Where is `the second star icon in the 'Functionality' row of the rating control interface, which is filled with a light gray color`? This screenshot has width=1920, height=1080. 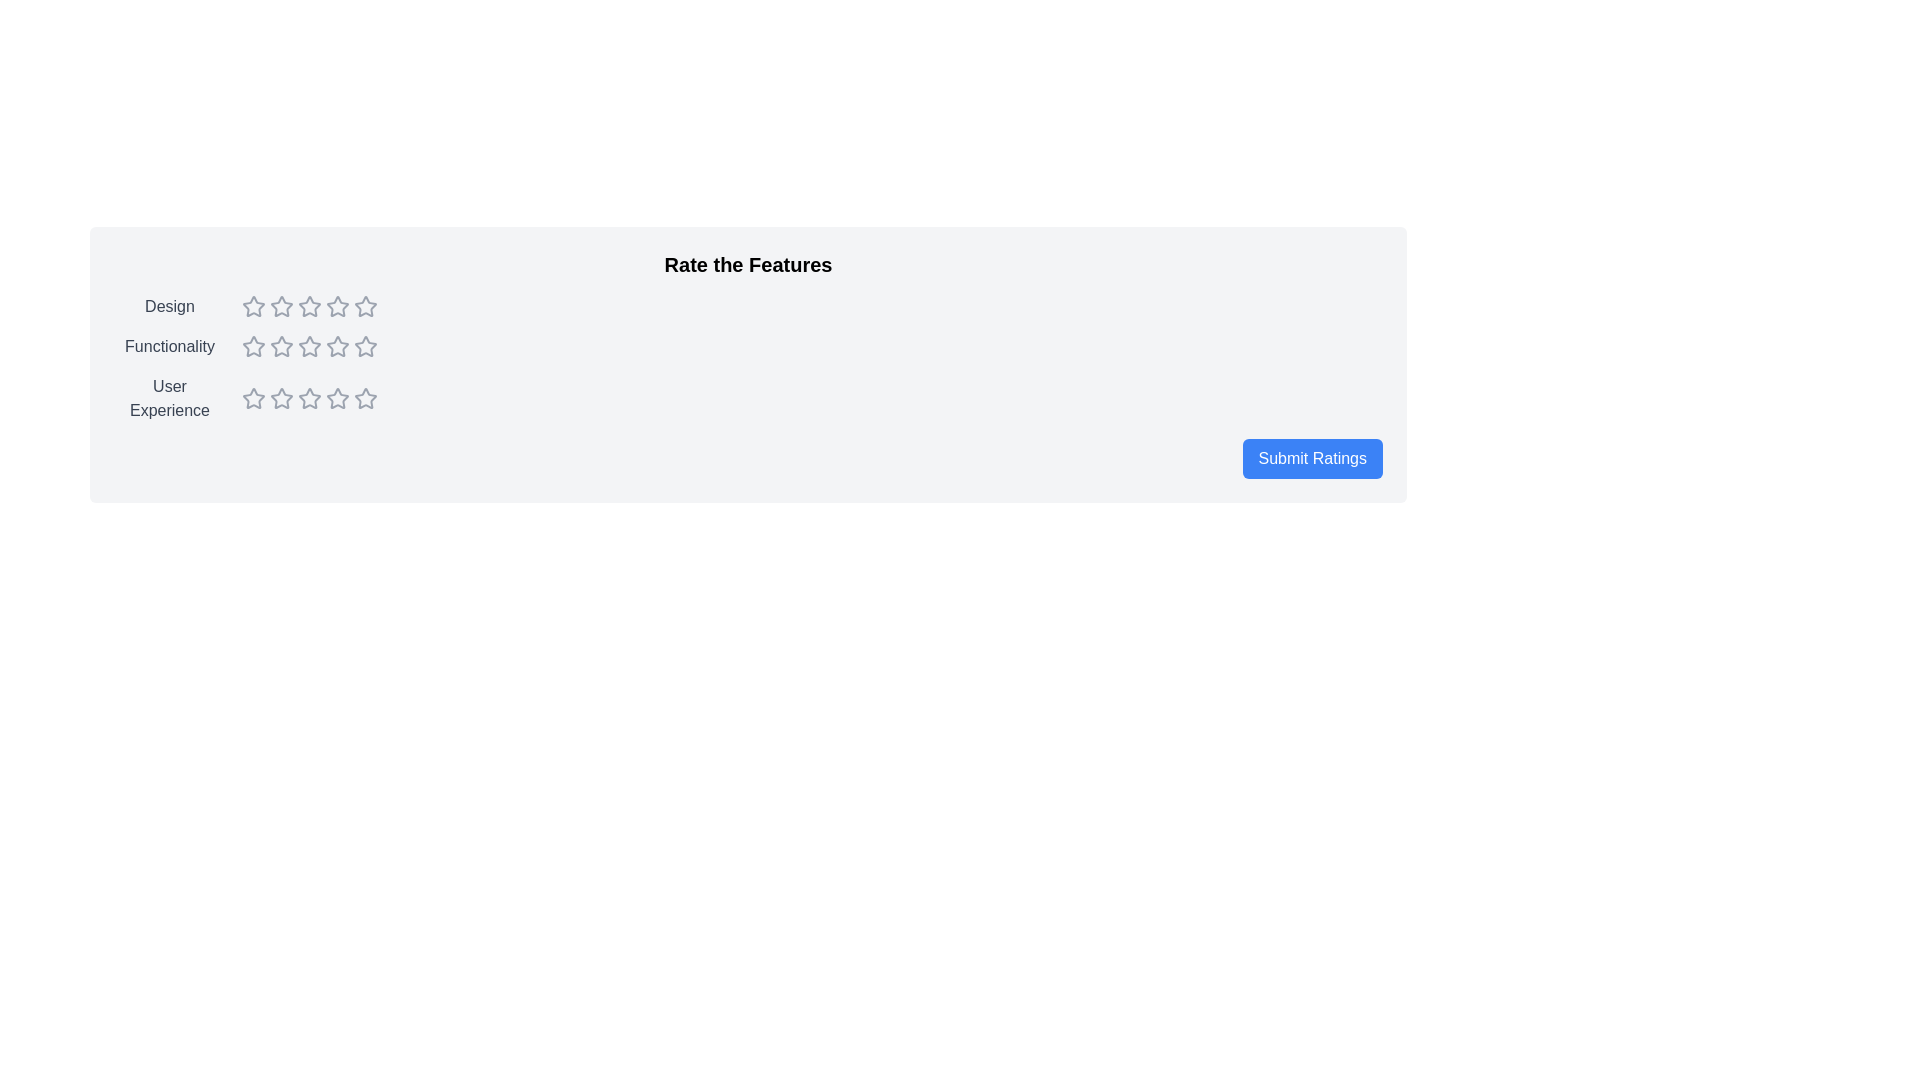
the second star icon in the 'Functionality' row of the rating control interface, which is filled with a light gray color is located at coordinates (309, 345).